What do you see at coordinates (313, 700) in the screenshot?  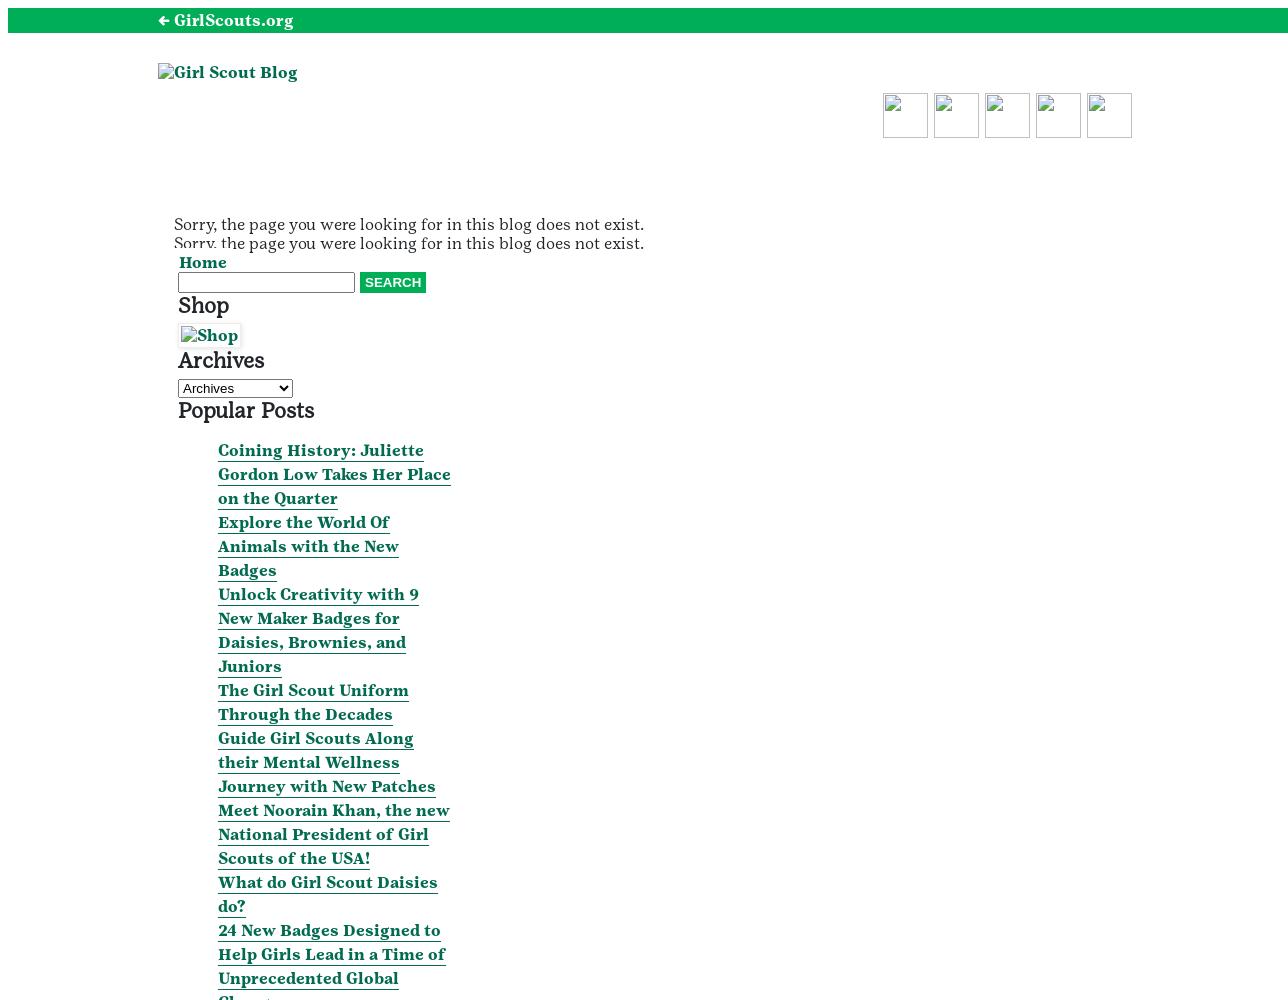 I see `'The Girl Scout Uniform Through the Decades'` at bounding box center [313, 700].